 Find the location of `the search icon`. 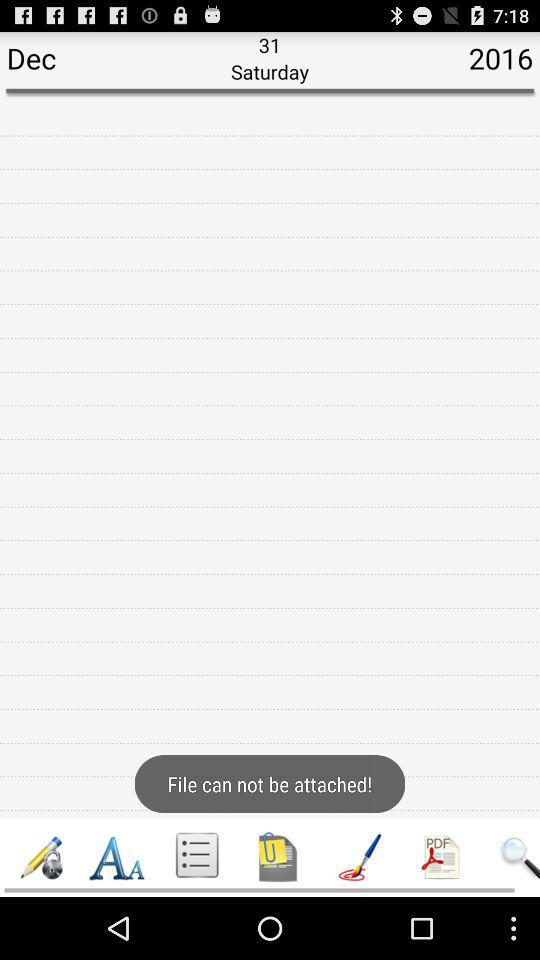

the search icon is located at coordinates (518, 917).